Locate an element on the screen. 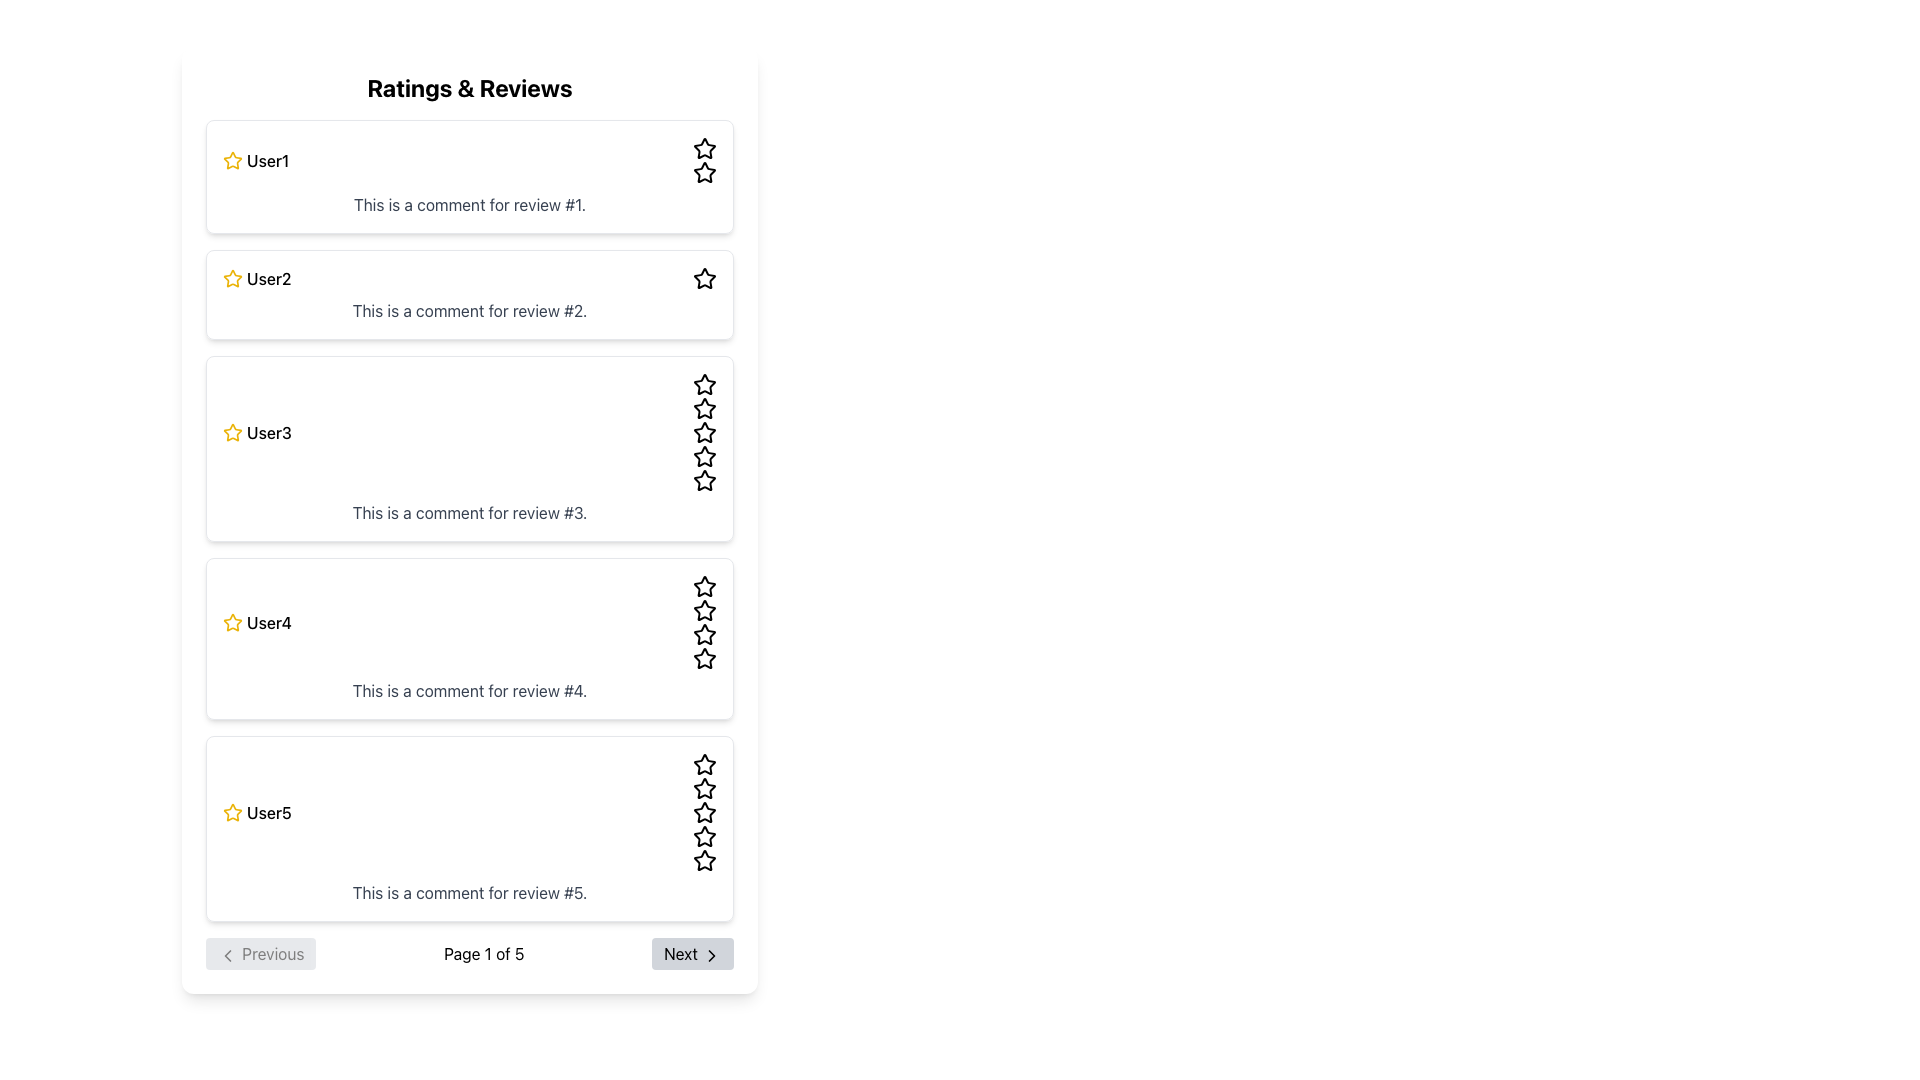 This screenshot has height=1080, width=1920. the second interactive star icon next to User3's review text to give a rating is located at coordinates (705, 407).